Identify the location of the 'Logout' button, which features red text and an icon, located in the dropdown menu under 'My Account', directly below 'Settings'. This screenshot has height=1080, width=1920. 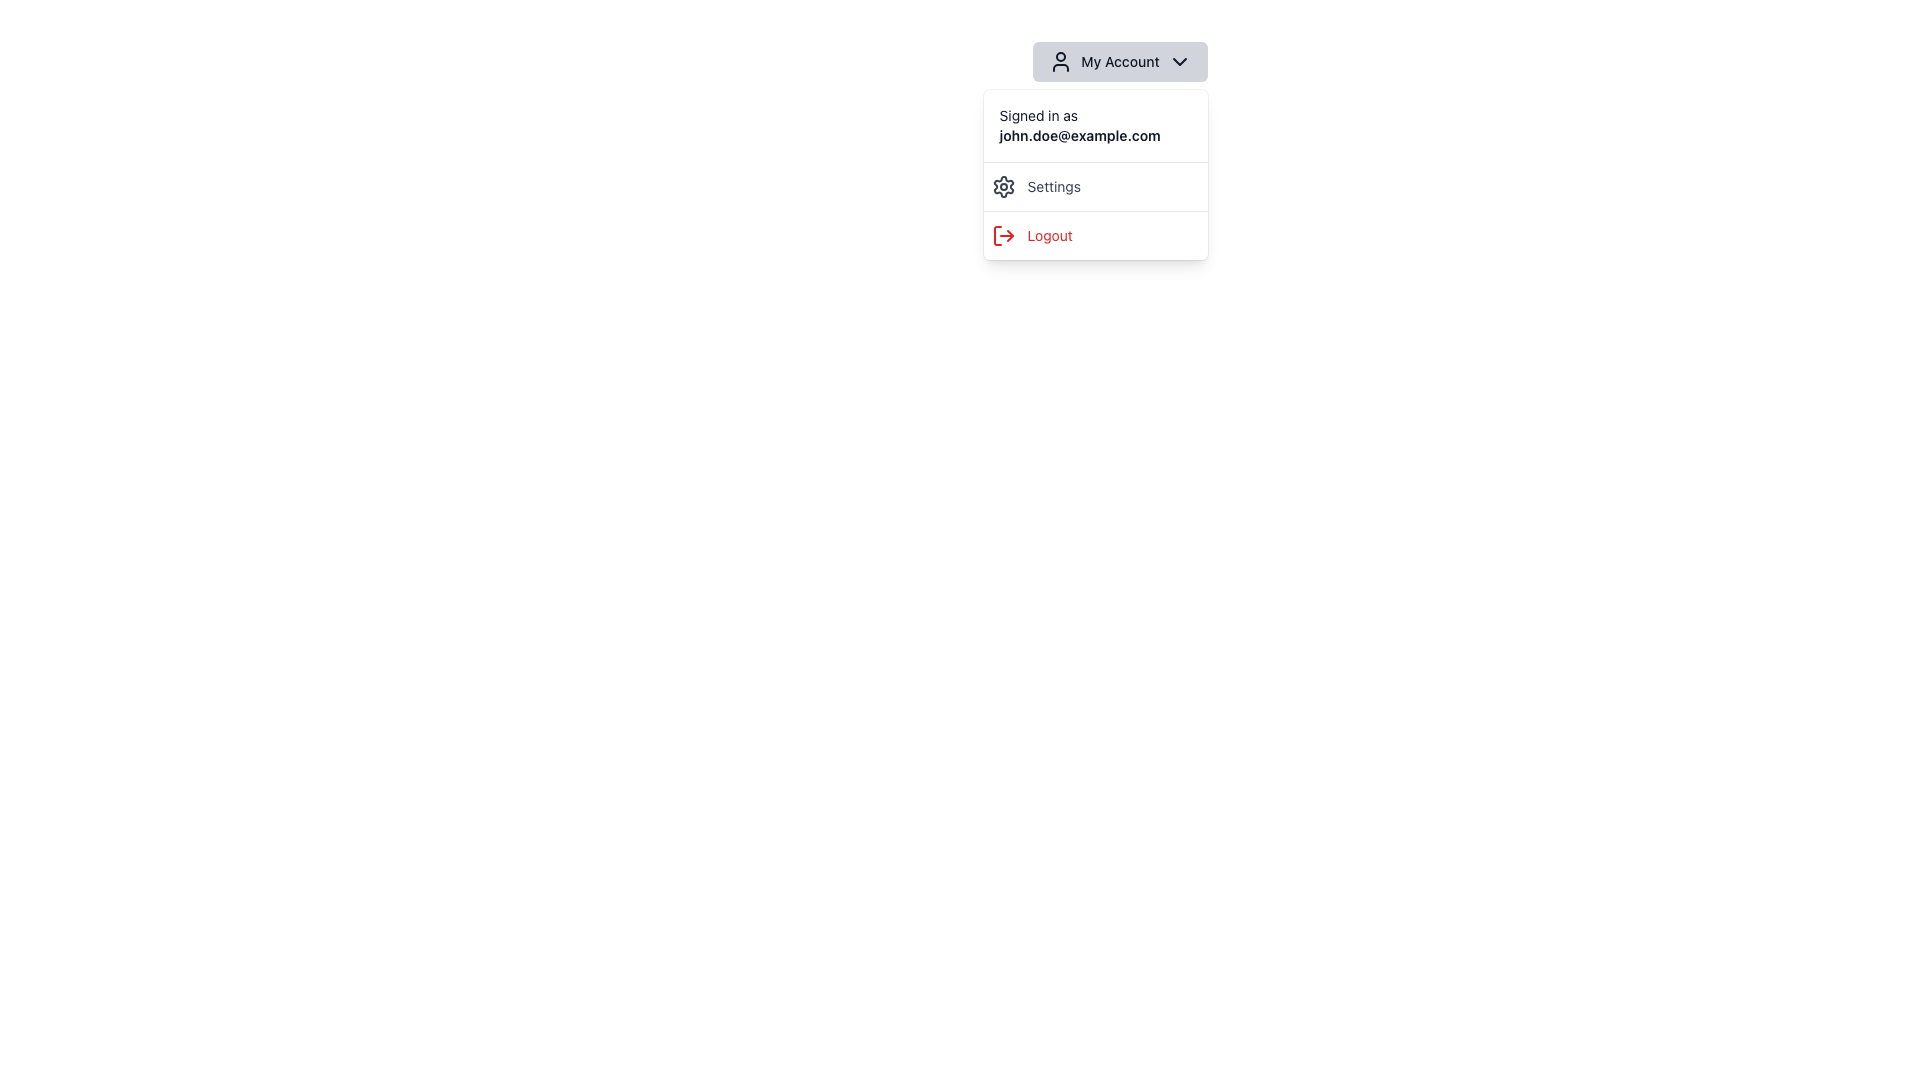
(1094, 234).